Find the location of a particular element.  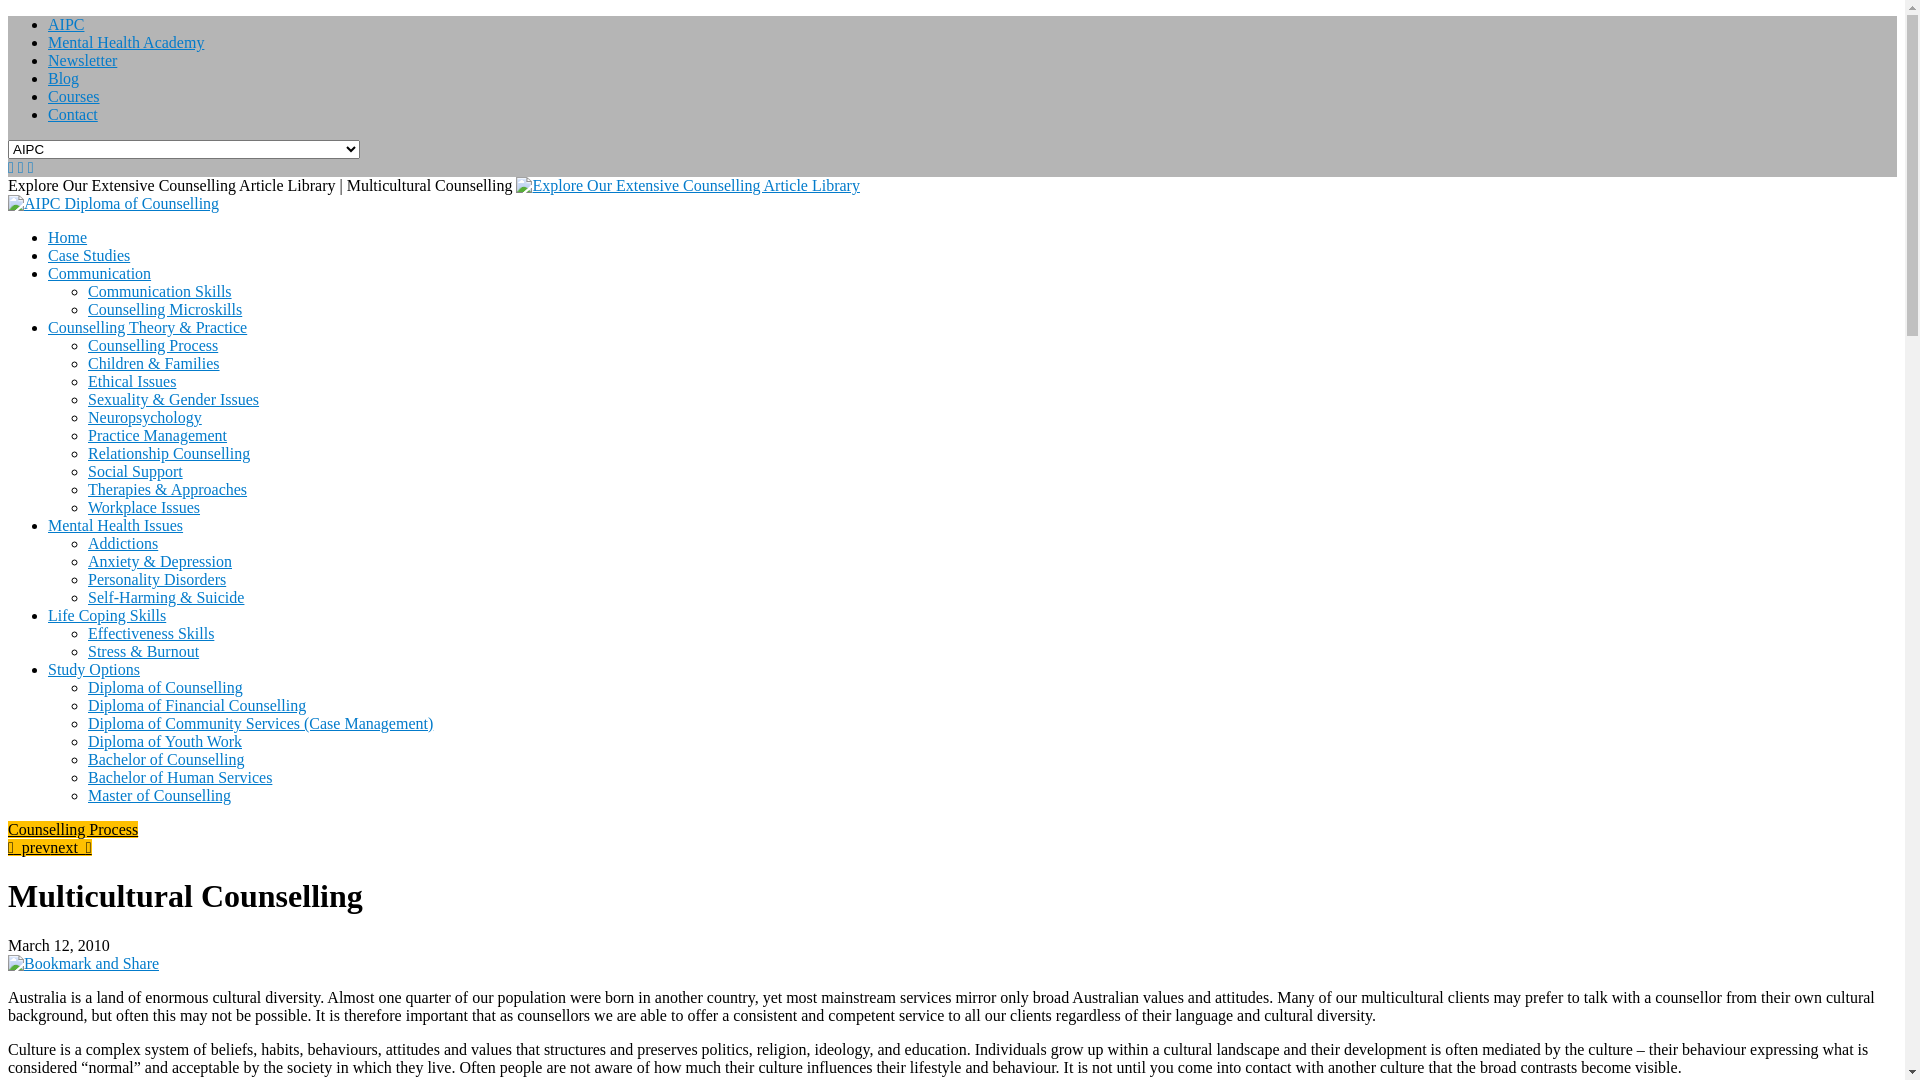

'Children & Families' is located at coordinates (152, 363).